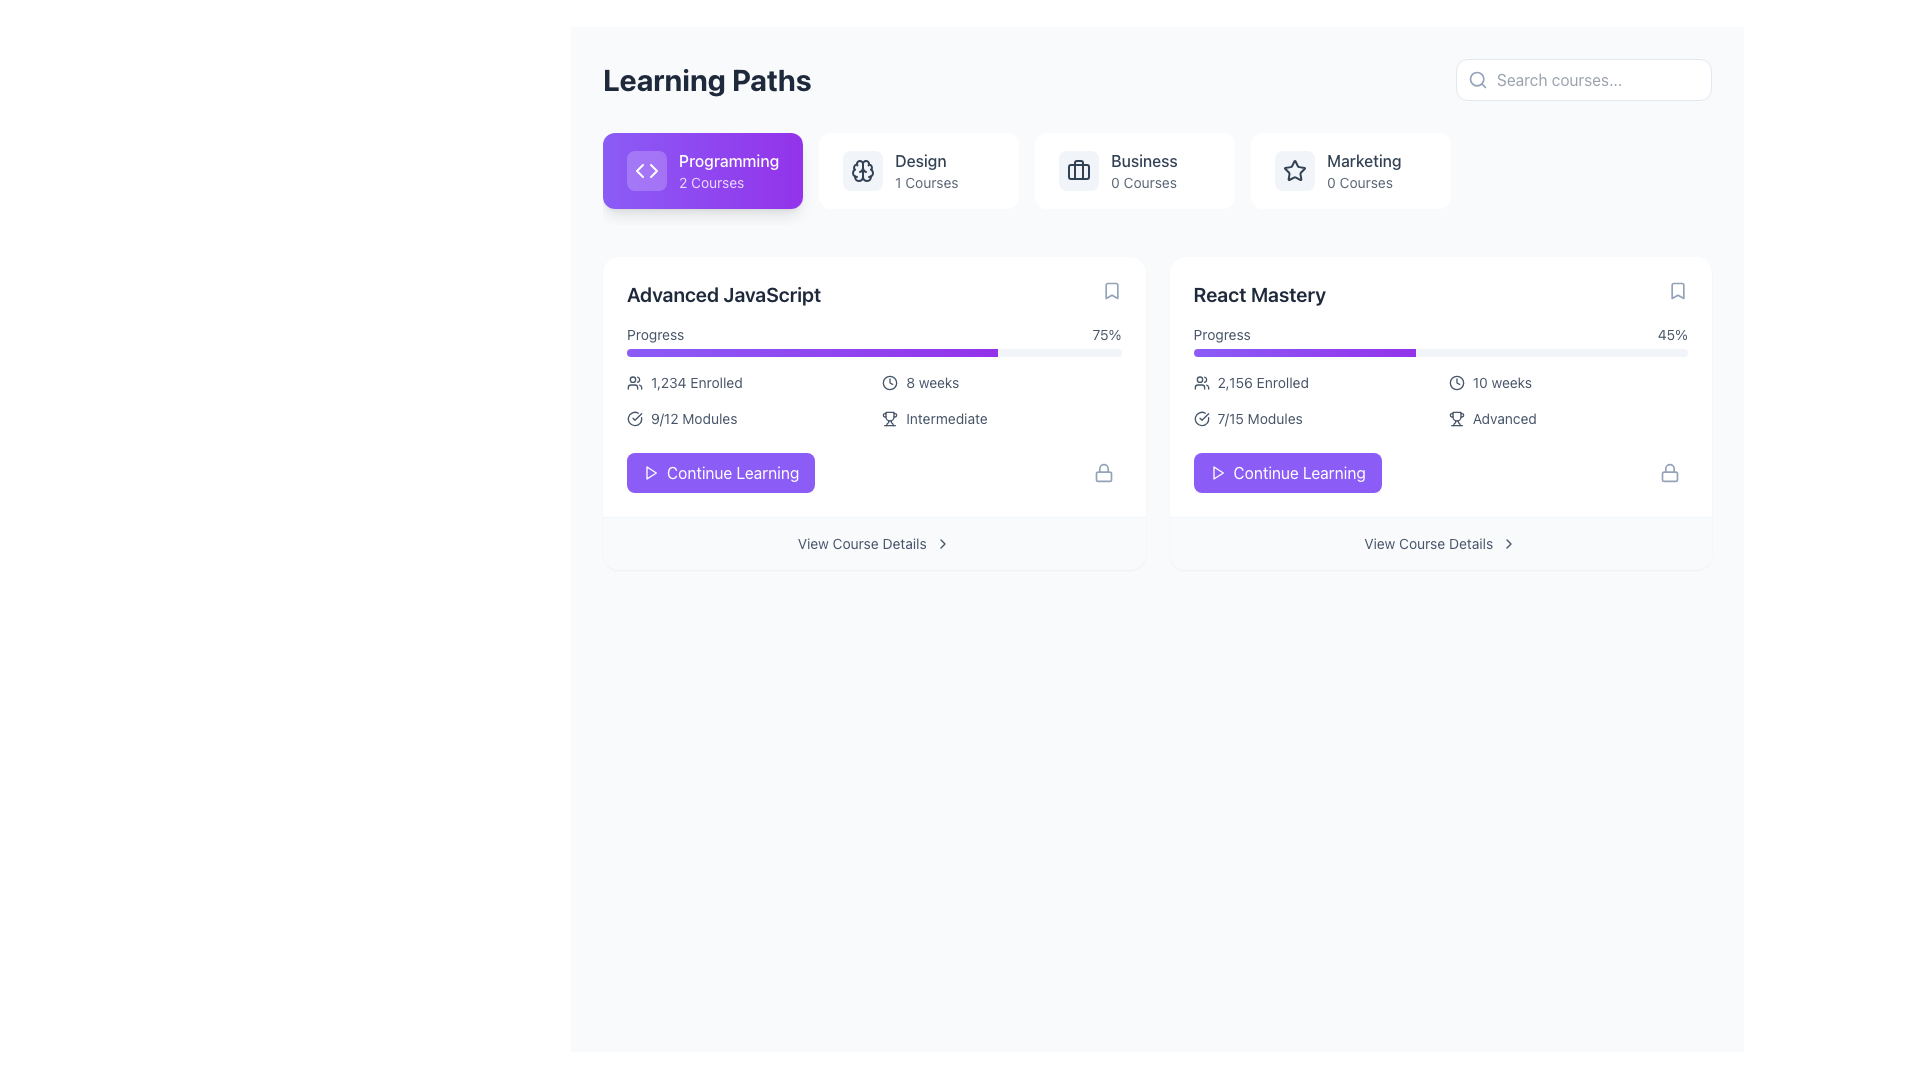  Describe the element at coordinates (1078, 168) in the screenshot. I see `the vertical line element that forms part of the handle of the briefcase icon, located at the right side of the handle next to the 'Business' category text` at that location.